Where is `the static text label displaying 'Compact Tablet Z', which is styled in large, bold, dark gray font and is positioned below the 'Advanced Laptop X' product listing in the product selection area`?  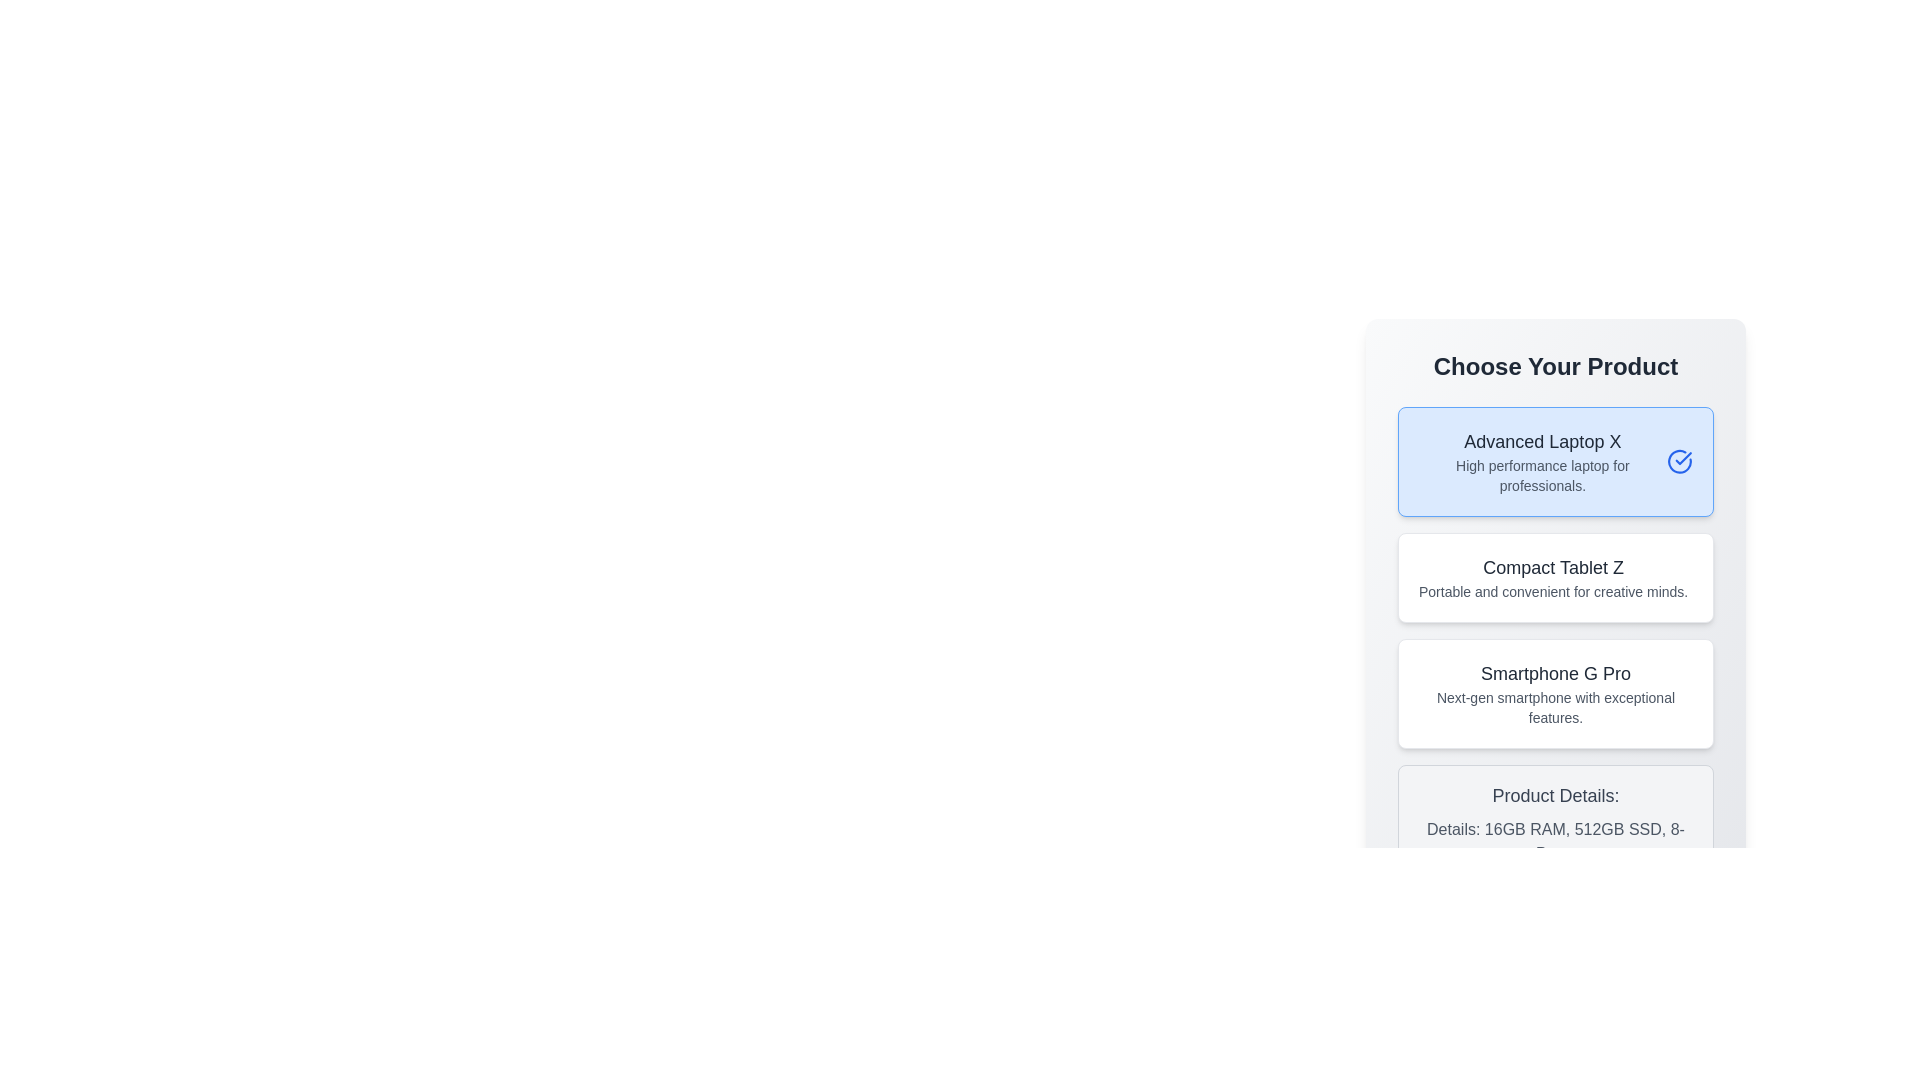
the static text label displaying 'Compact Tablet Z', which is styled in large, bold, dark gray font and is positioned below the 'Advanced Laptop X' product listing in the product selection area is located at coordinates (1552, 567).